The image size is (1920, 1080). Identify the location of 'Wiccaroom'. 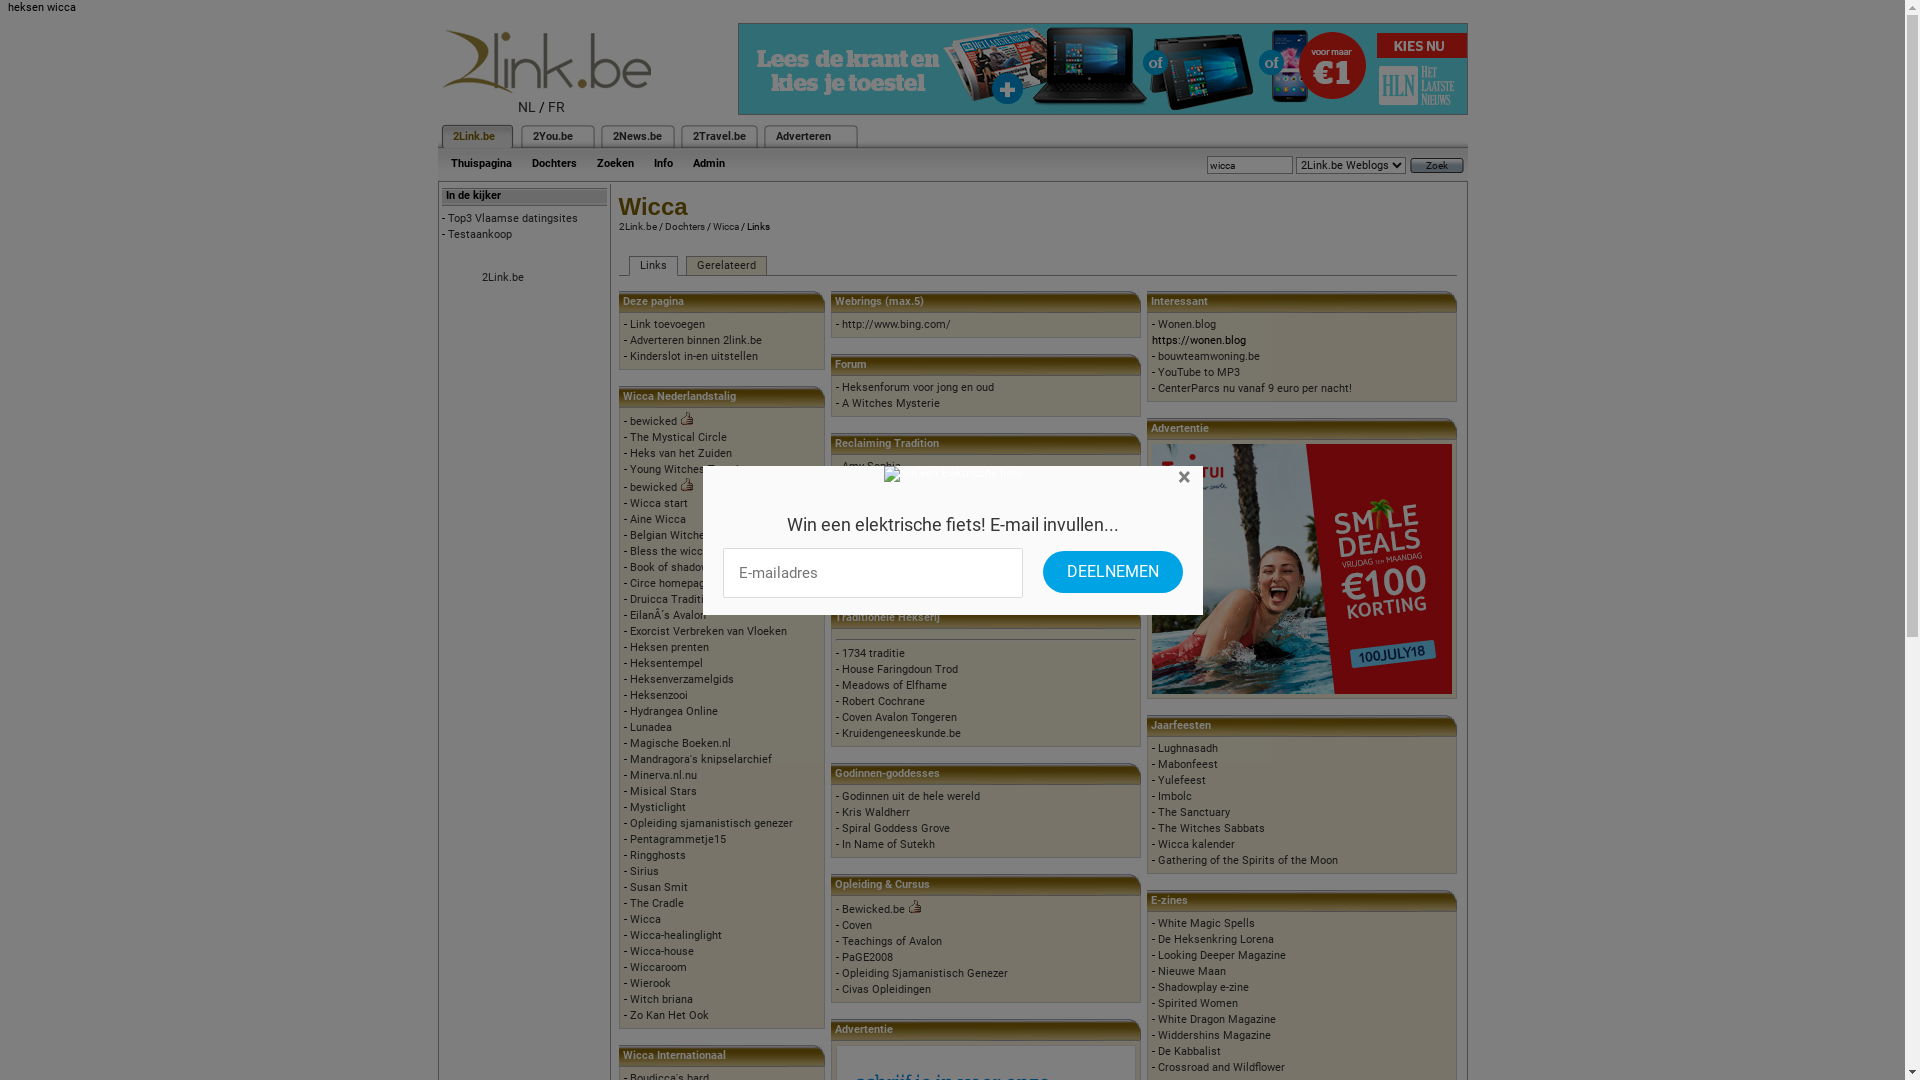
(628, 966).